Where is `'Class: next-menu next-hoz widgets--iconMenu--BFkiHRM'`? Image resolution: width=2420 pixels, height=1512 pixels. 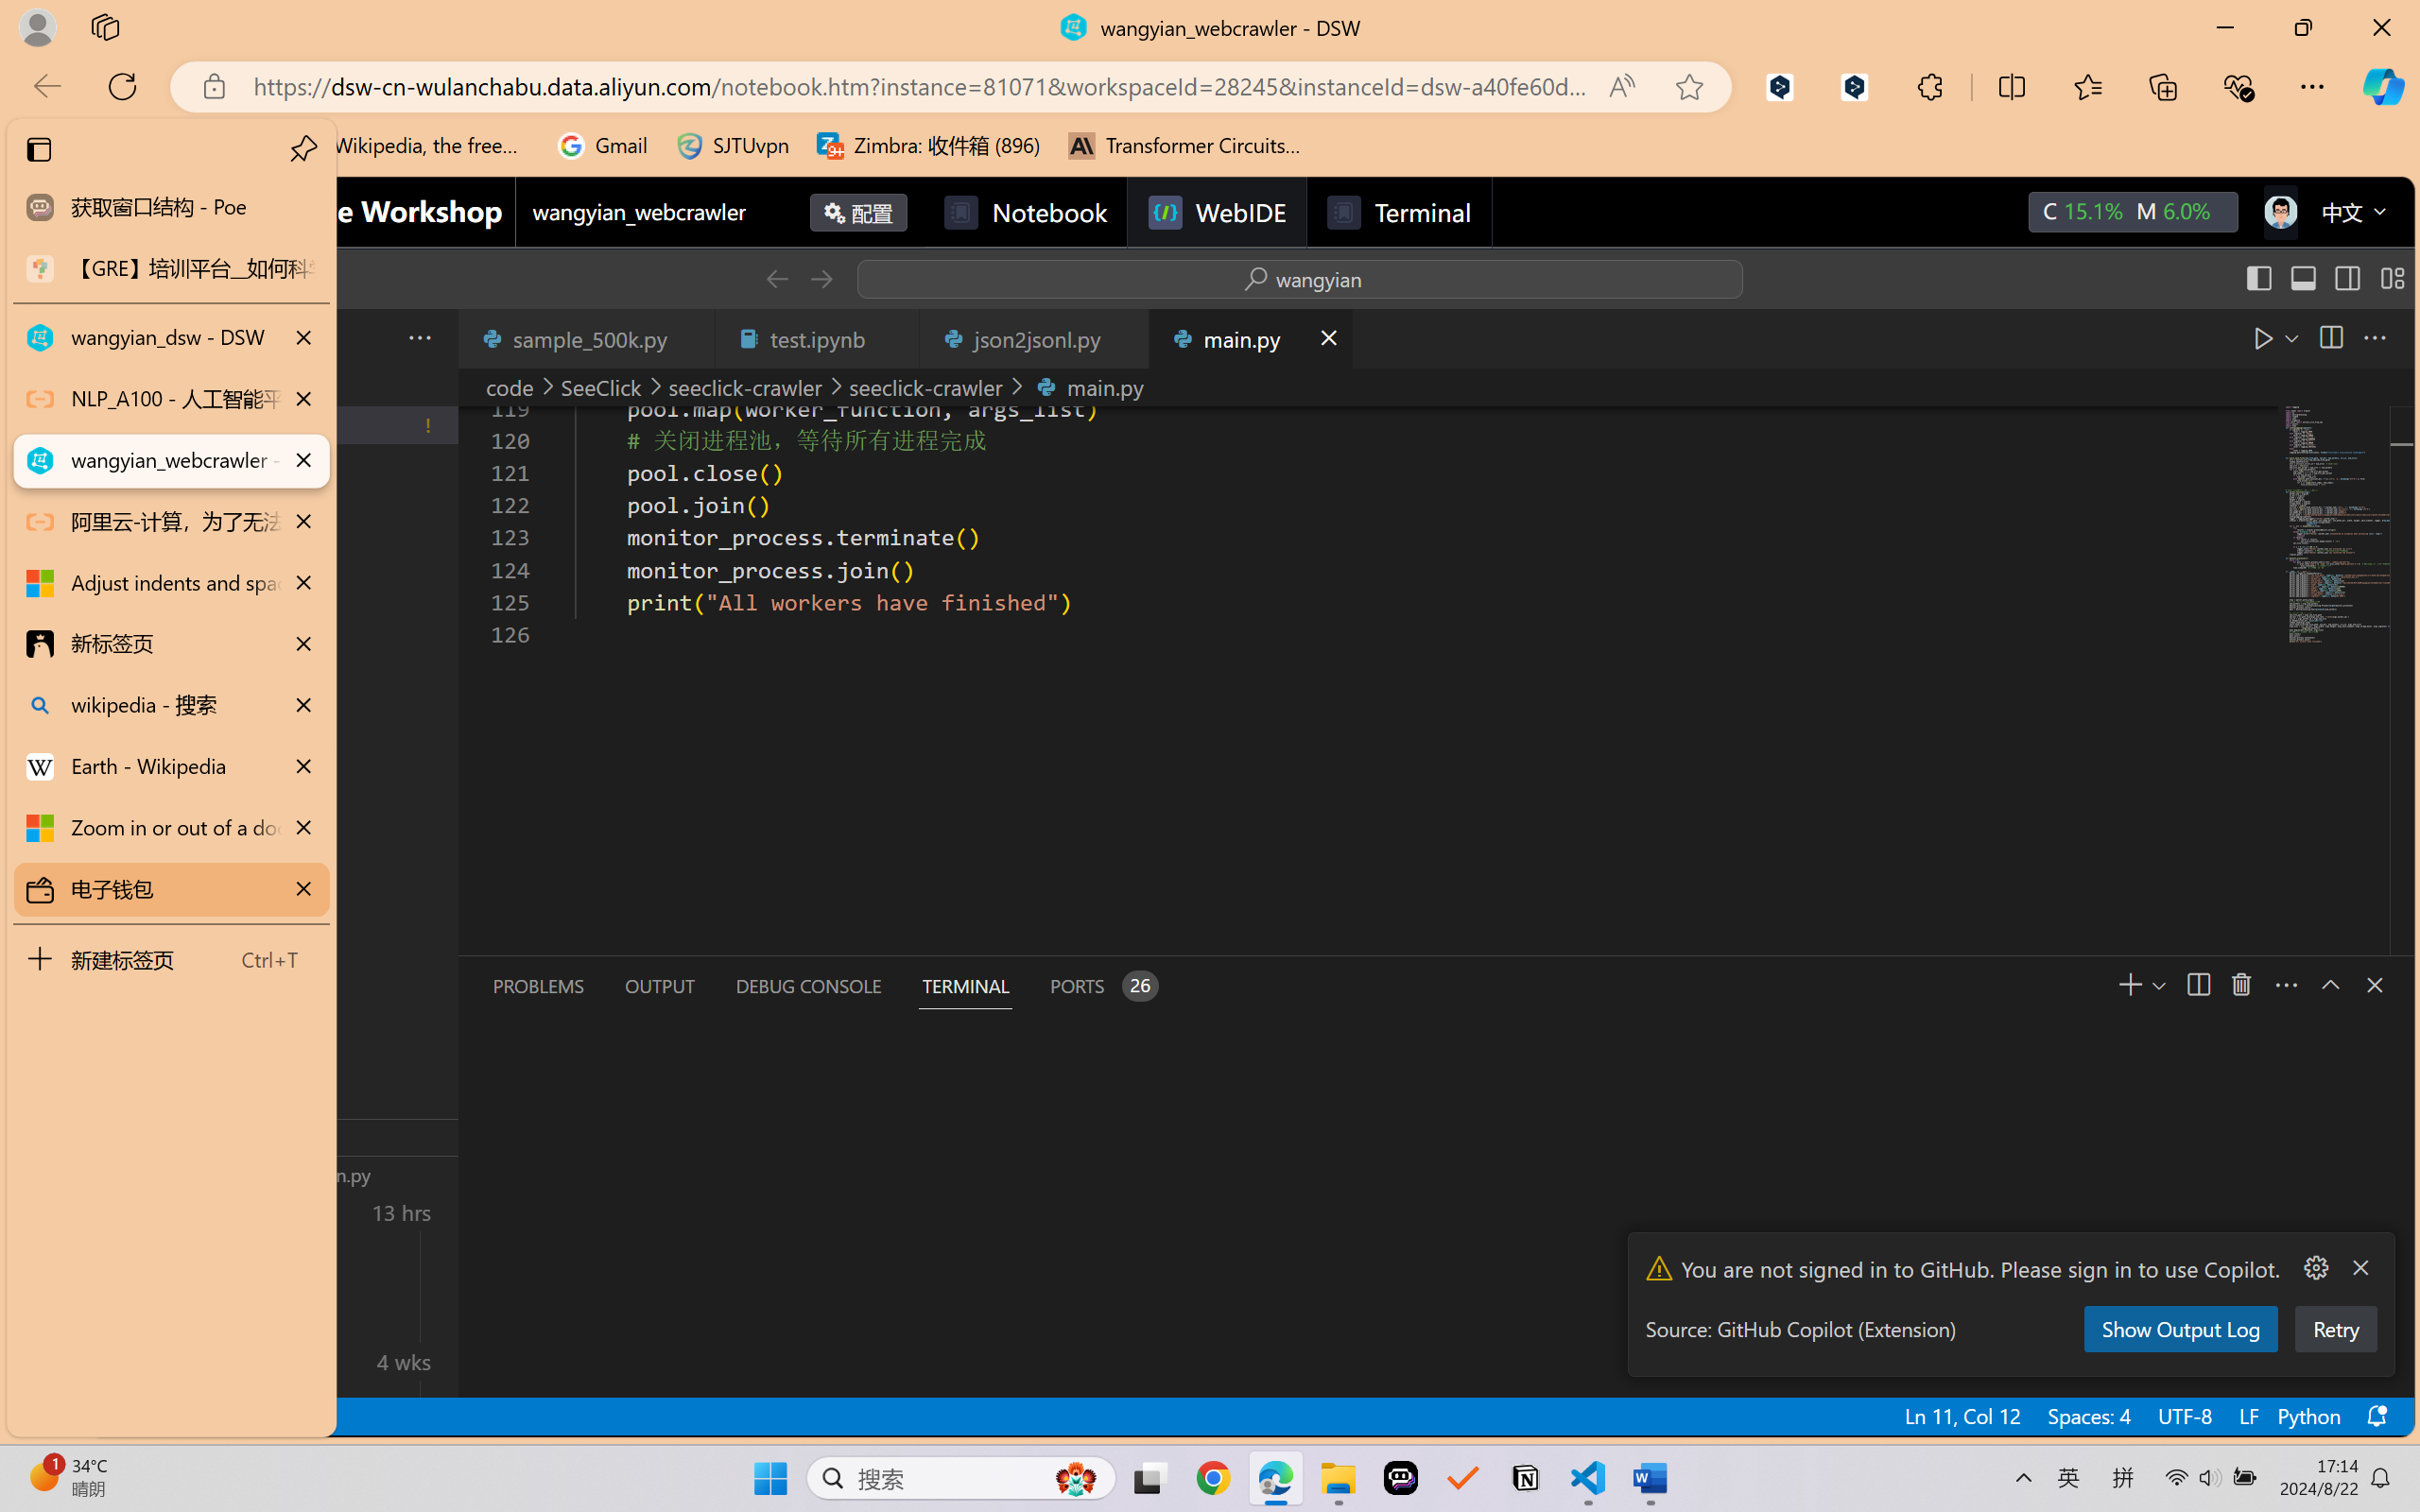 'Class: next-menu next-hoz widgets--iconMenu--BFkiHRM' is located at coordinates (2279, 211).